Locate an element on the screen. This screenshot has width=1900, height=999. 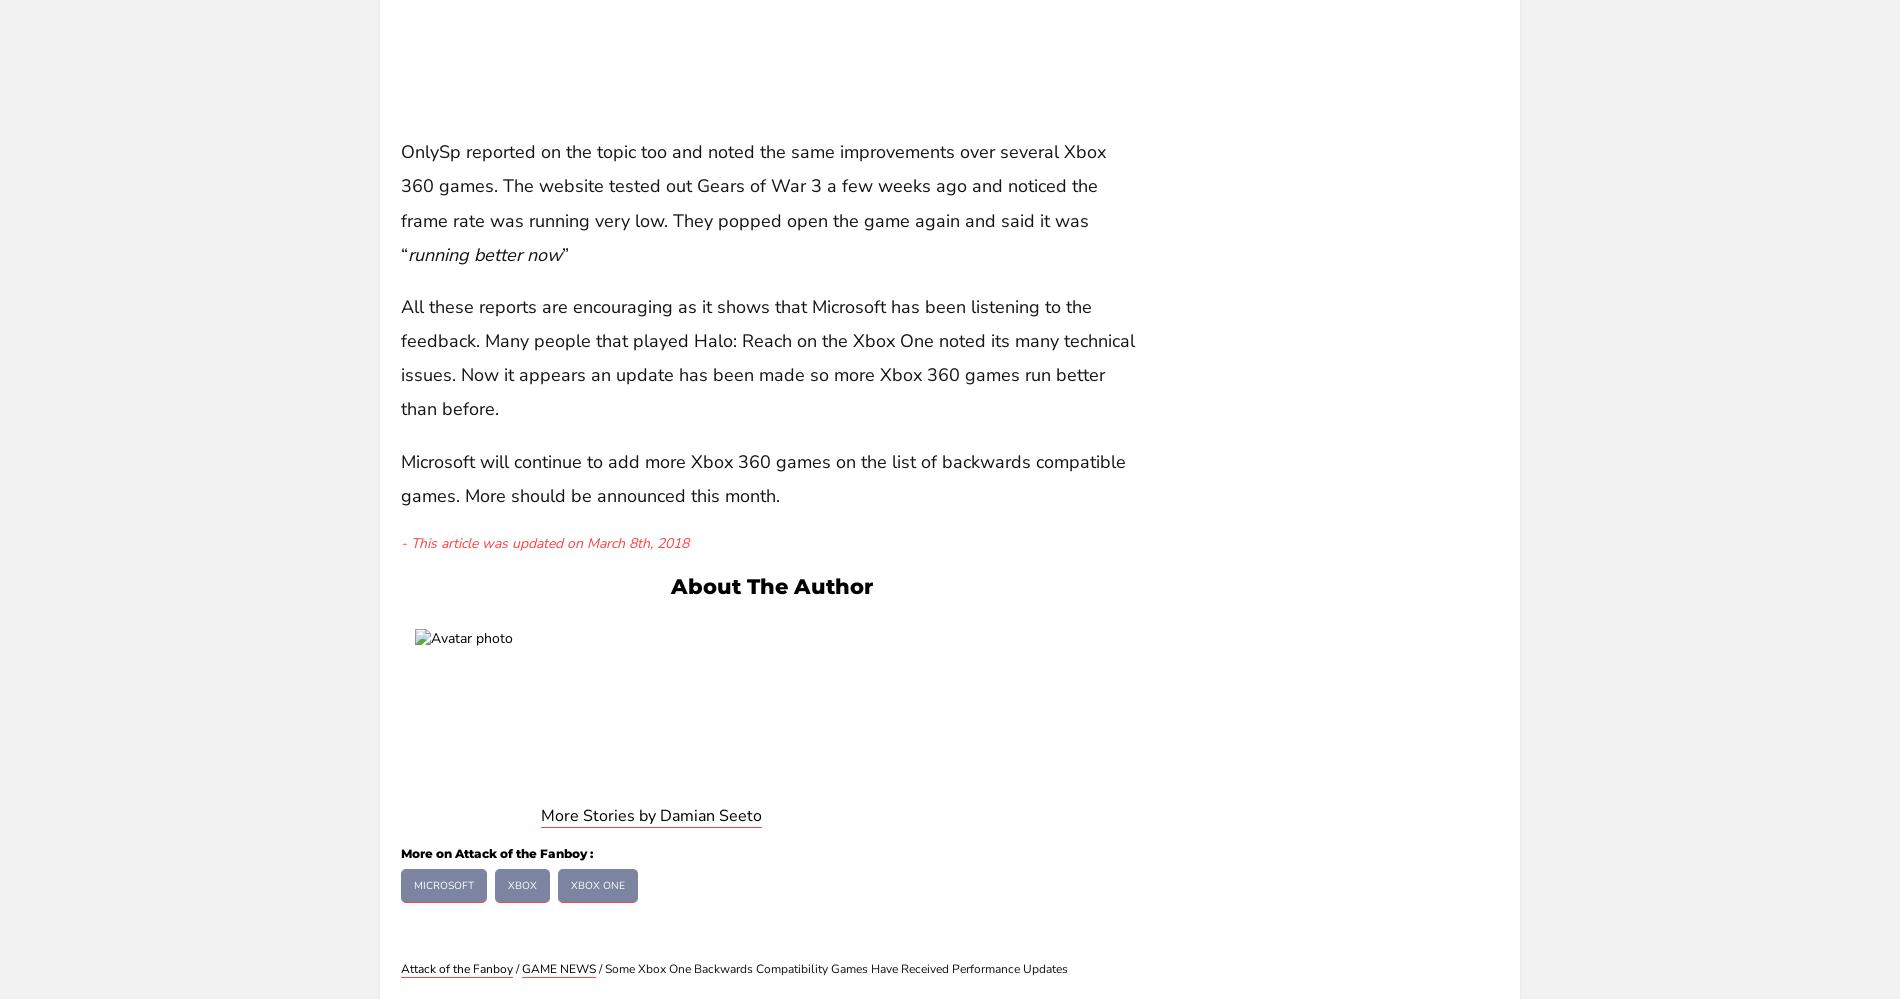
'Xbox One' is located at coordinates (597, 884).